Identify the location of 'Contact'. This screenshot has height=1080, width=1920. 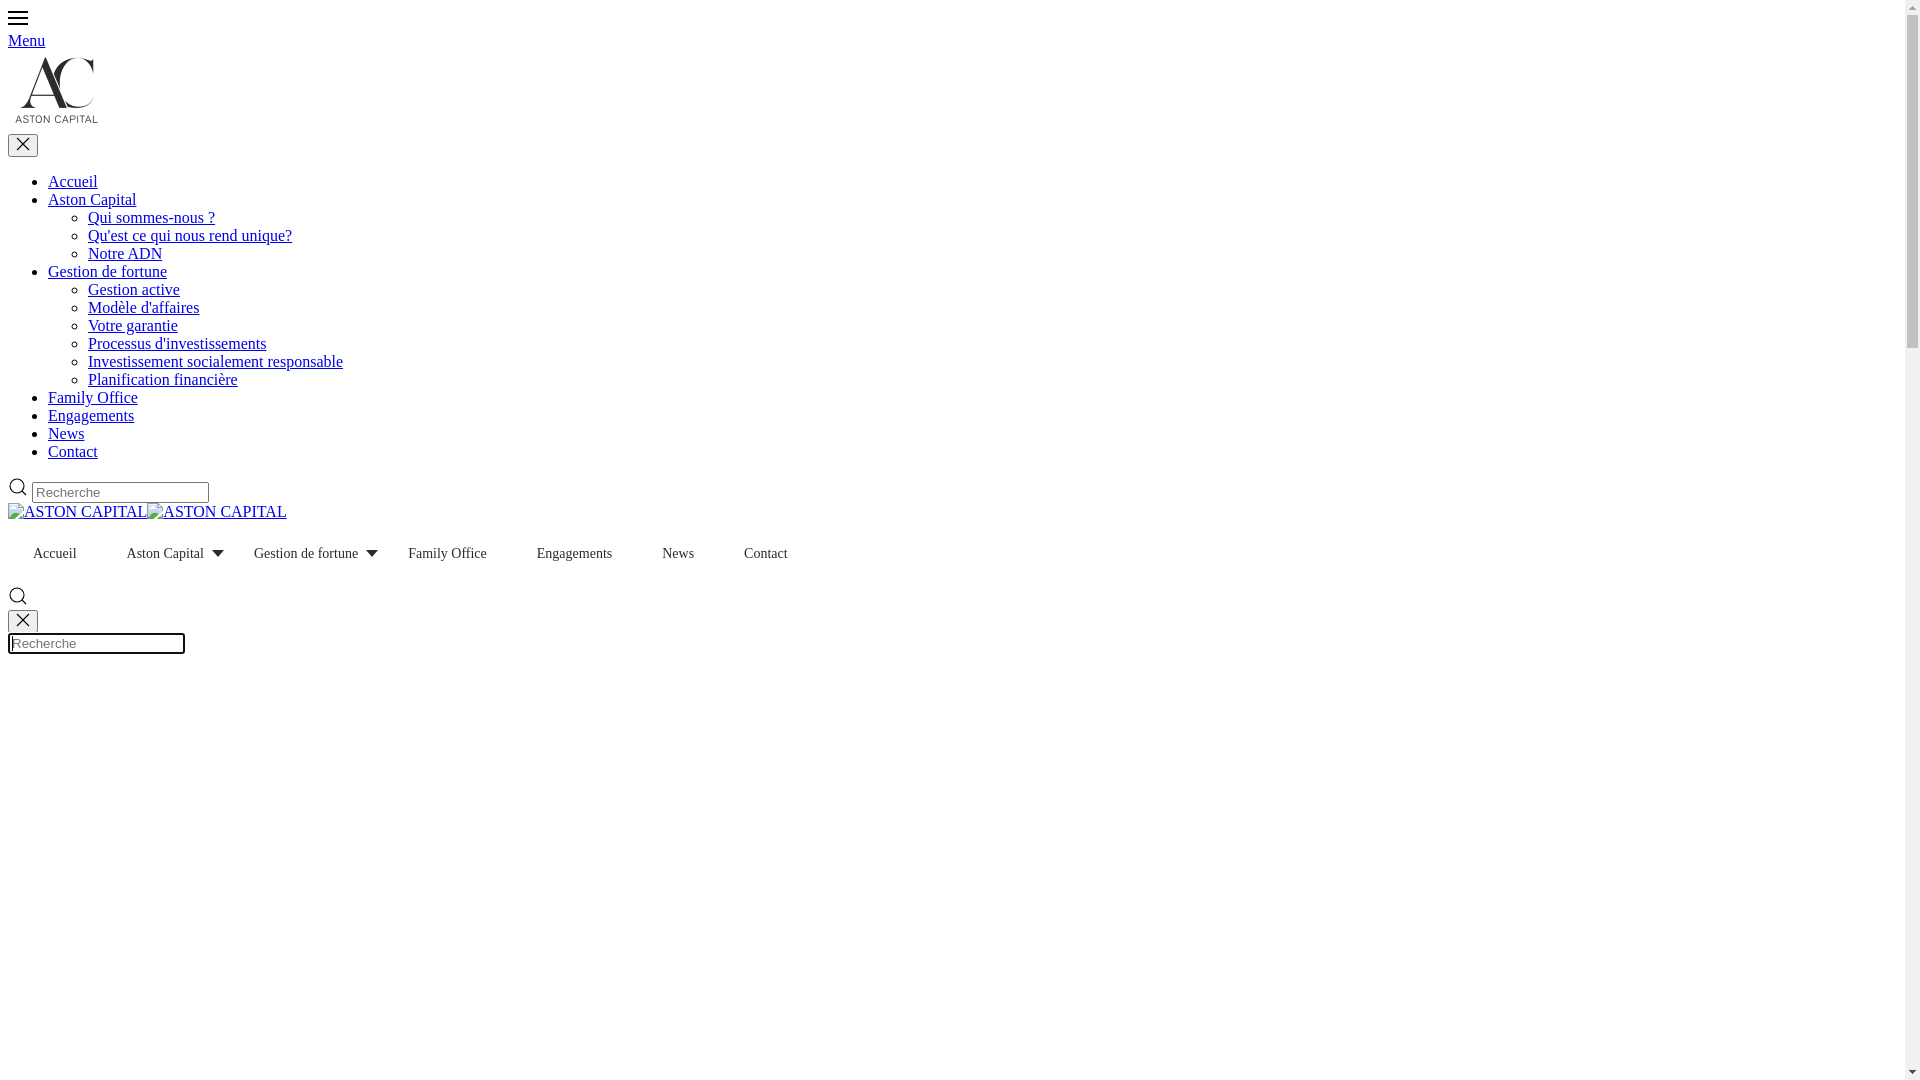
(719, 553).